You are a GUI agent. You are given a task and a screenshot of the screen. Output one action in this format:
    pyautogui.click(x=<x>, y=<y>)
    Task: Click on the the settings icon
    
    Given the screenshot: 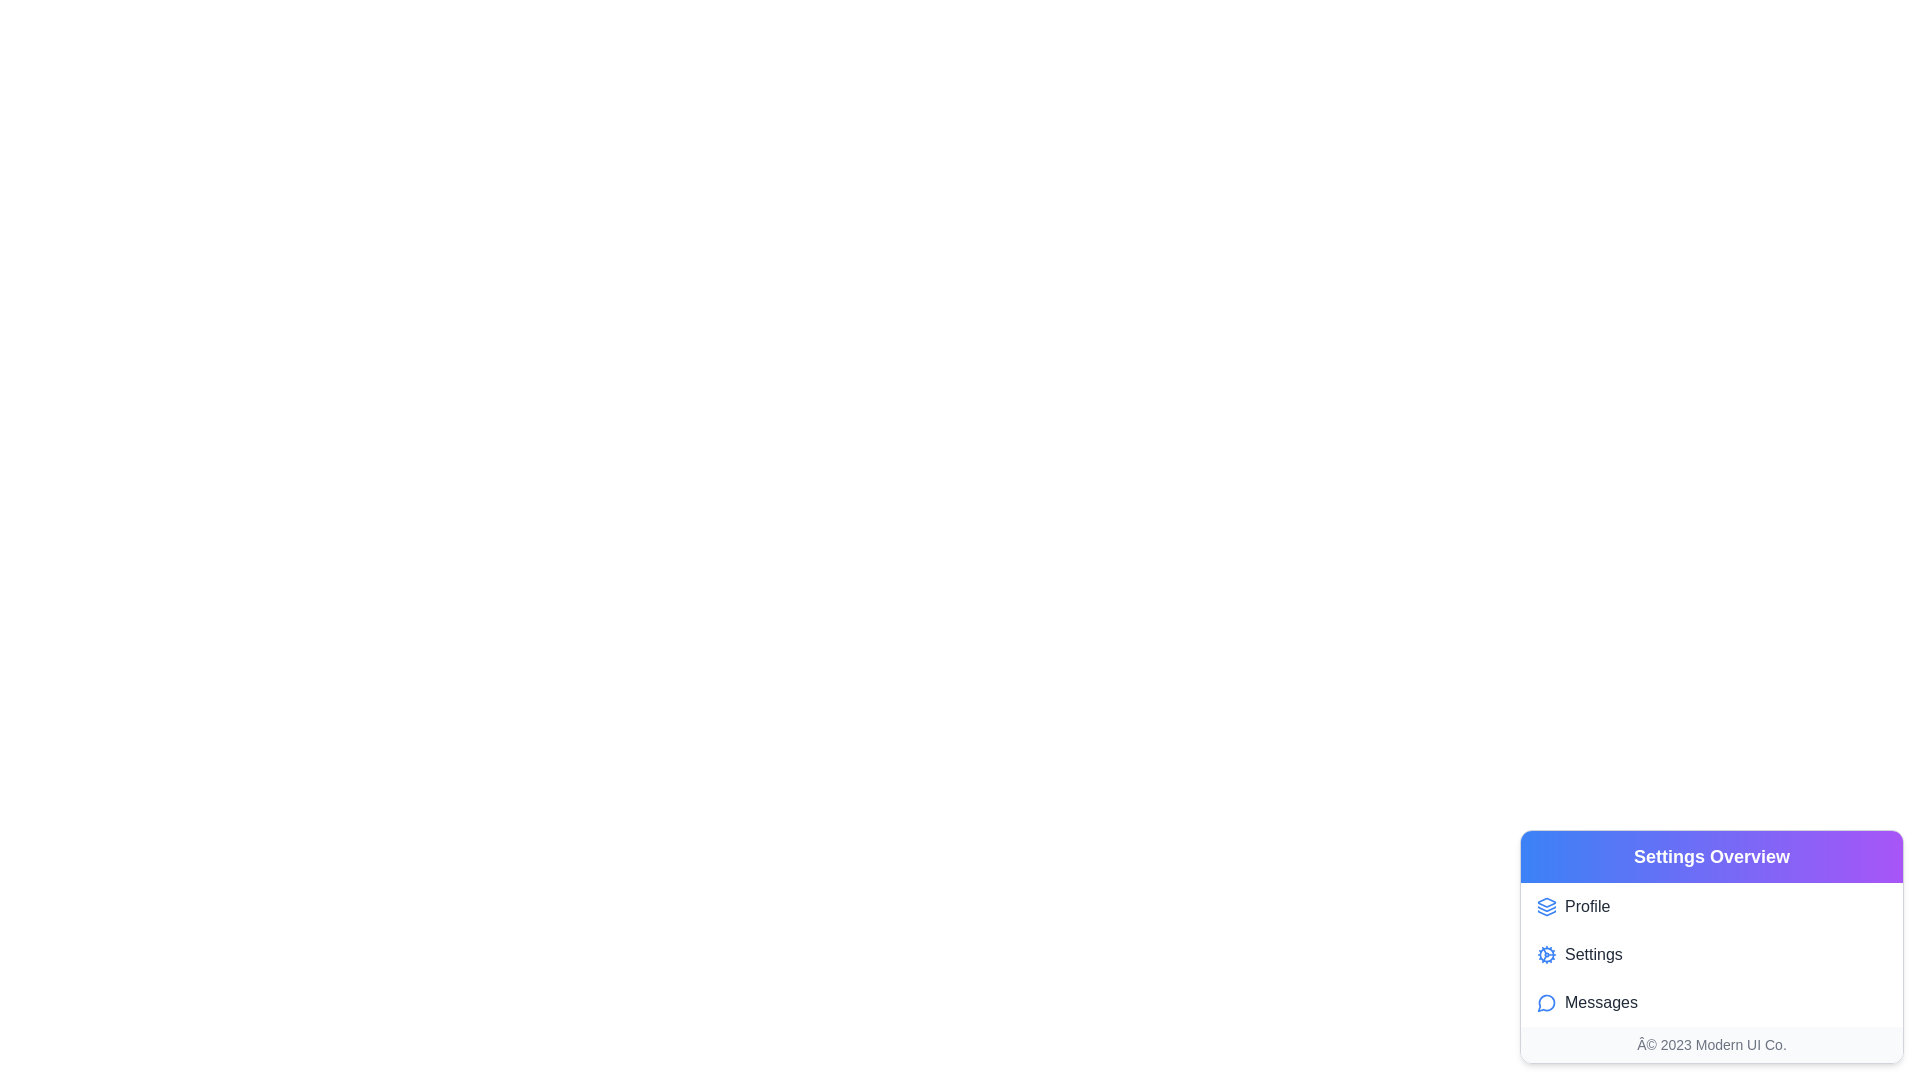 What is the action you would take?
    pyautogui.click(x=1545, y=954)
    